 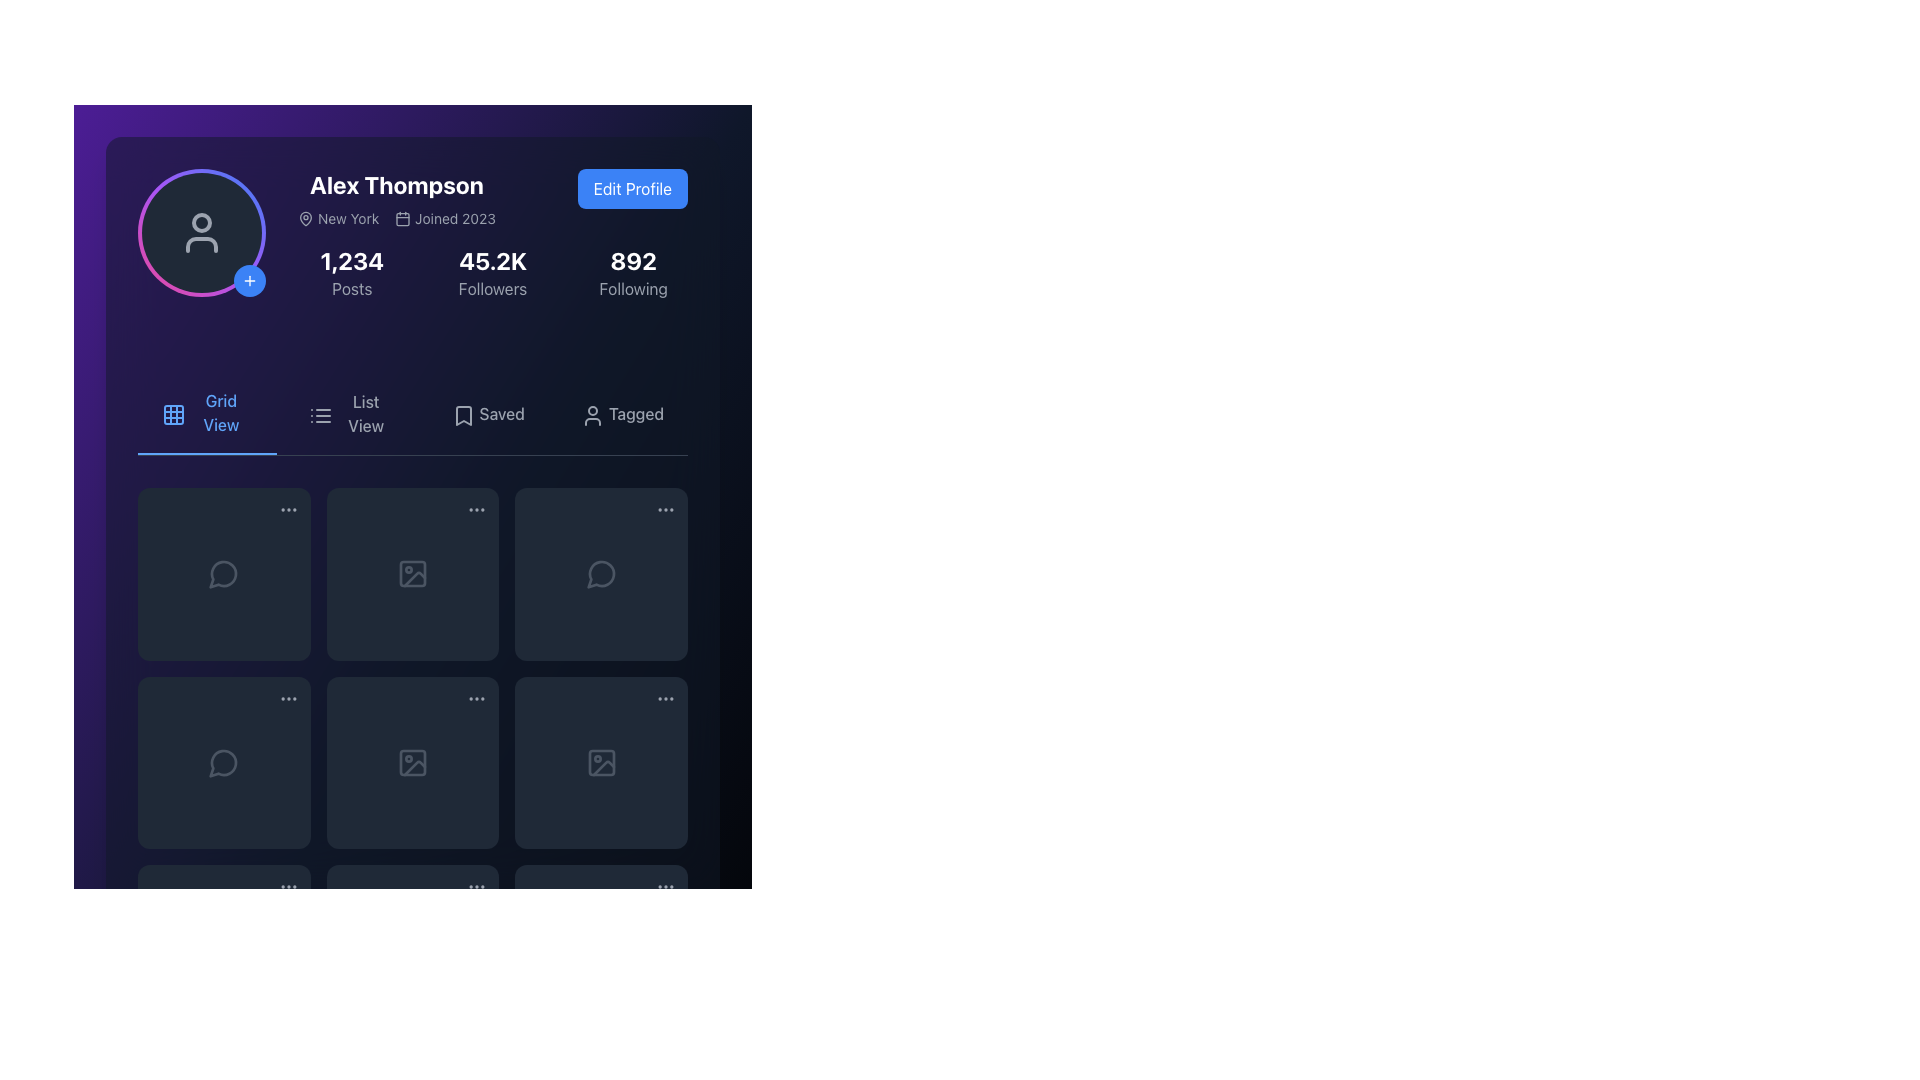 What do you see at coordinates (635, 412) in the screenshot?
I see `the 'Tagged' text label in the navigation bar` at bounding box center [635, 412].